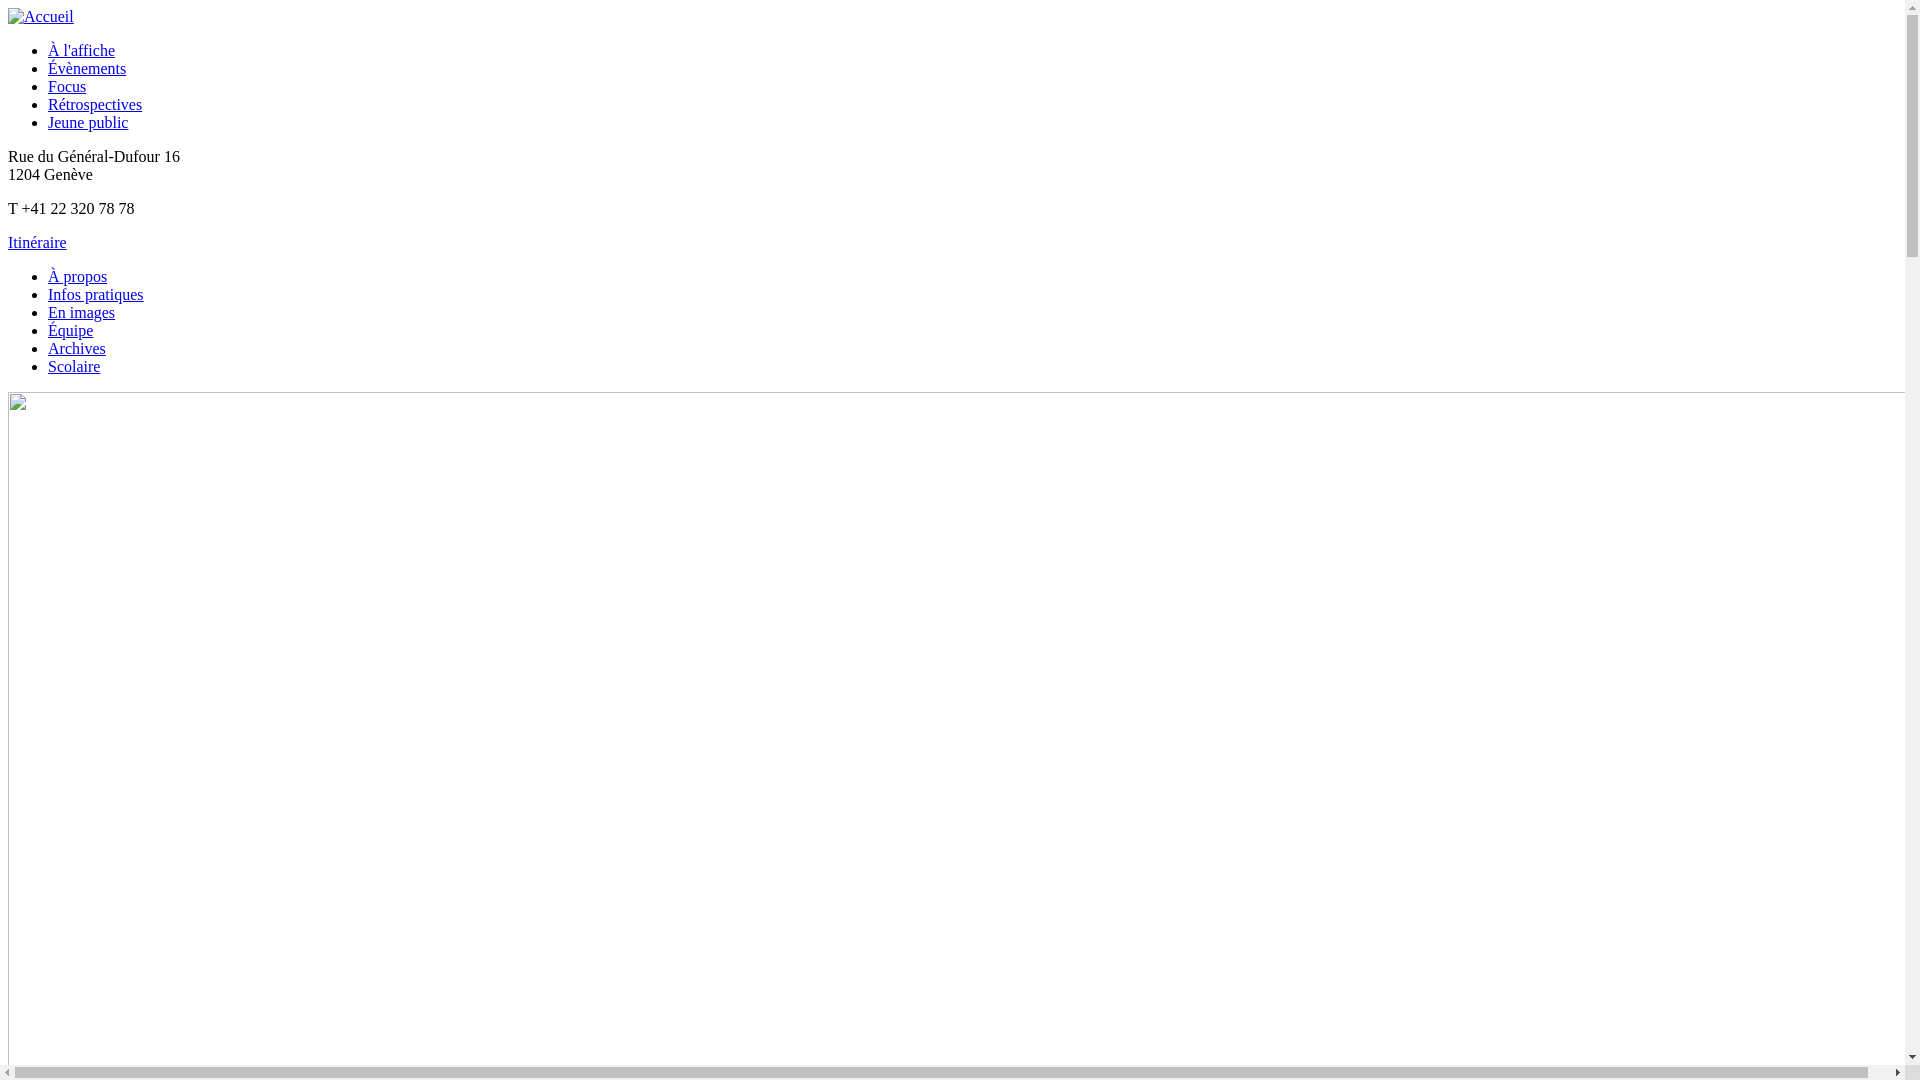 The image size is (1920, 1080). What do you see at coordinates (76, 347) in the screenshot?
I see `'Archives'` at bounding box center [76, 347].